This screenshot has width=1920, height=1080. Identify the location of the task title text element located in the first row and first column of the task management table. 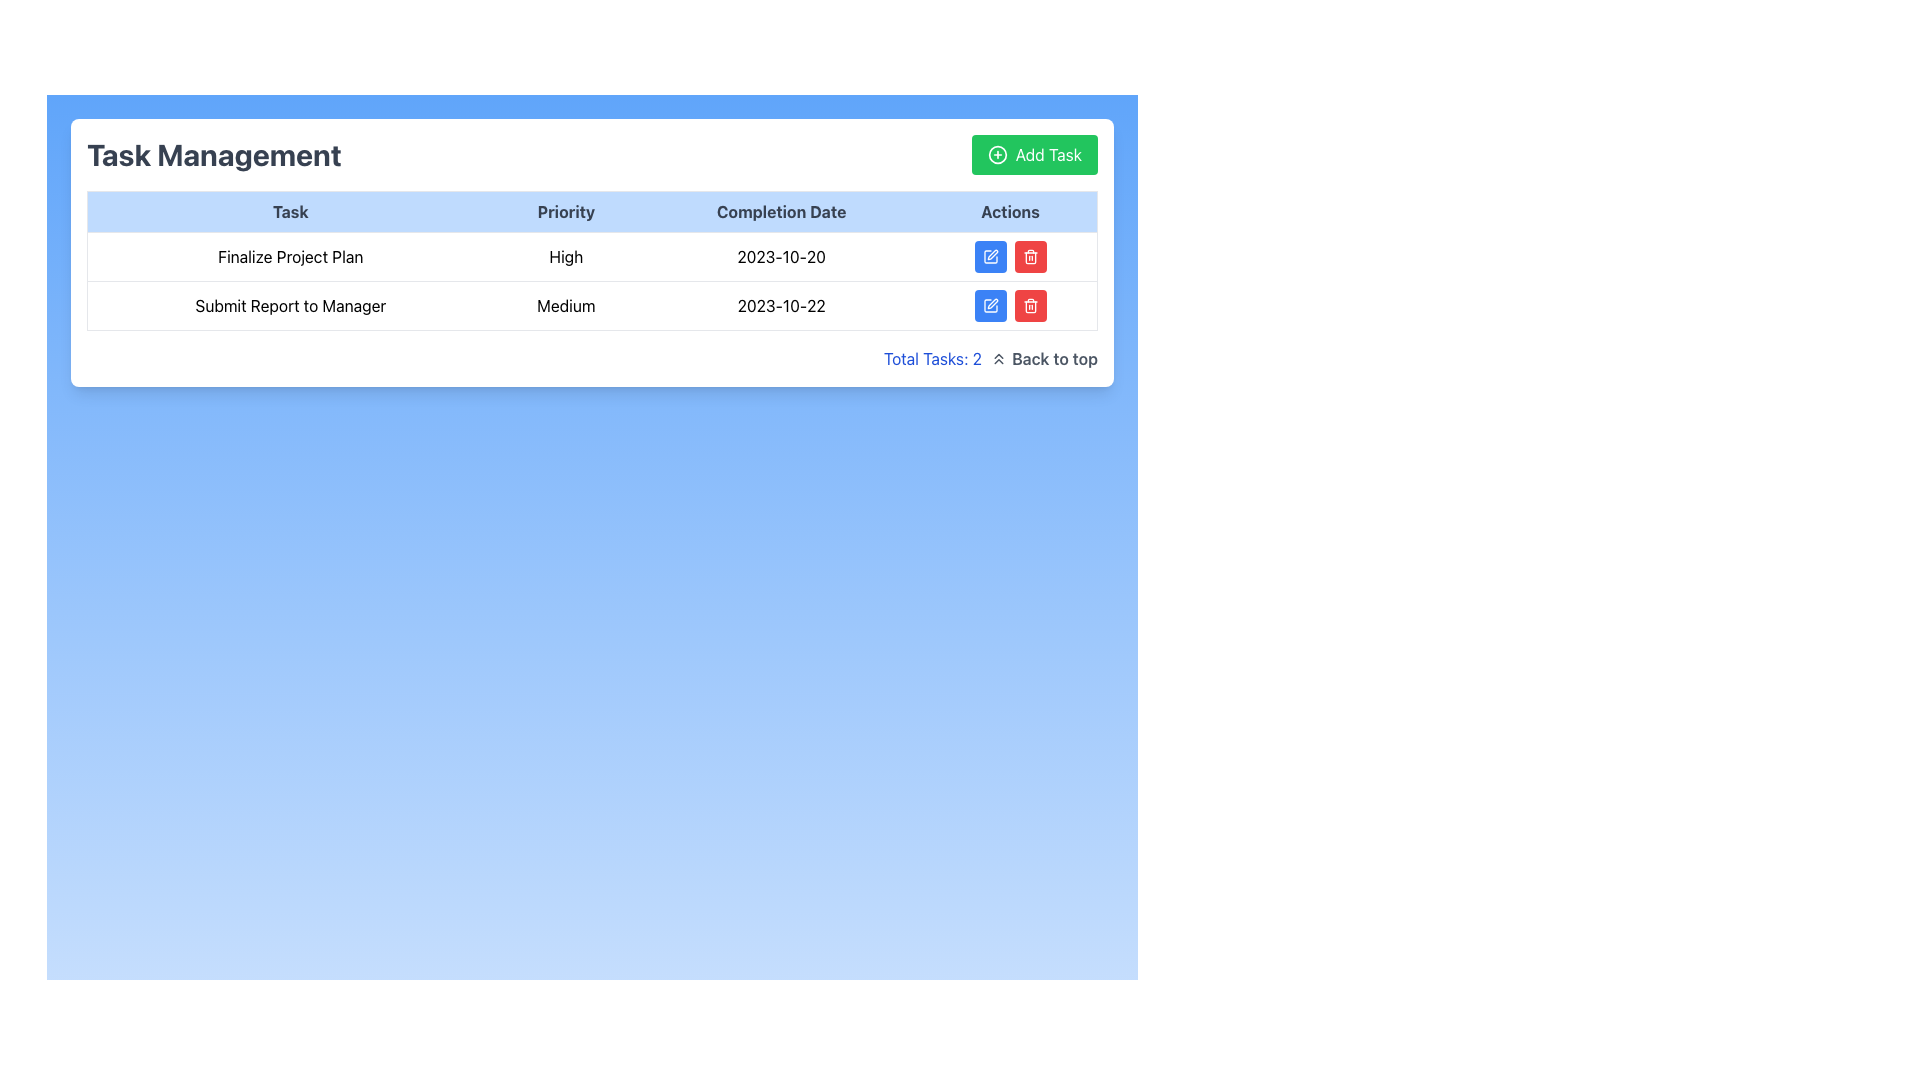
(289, 256).